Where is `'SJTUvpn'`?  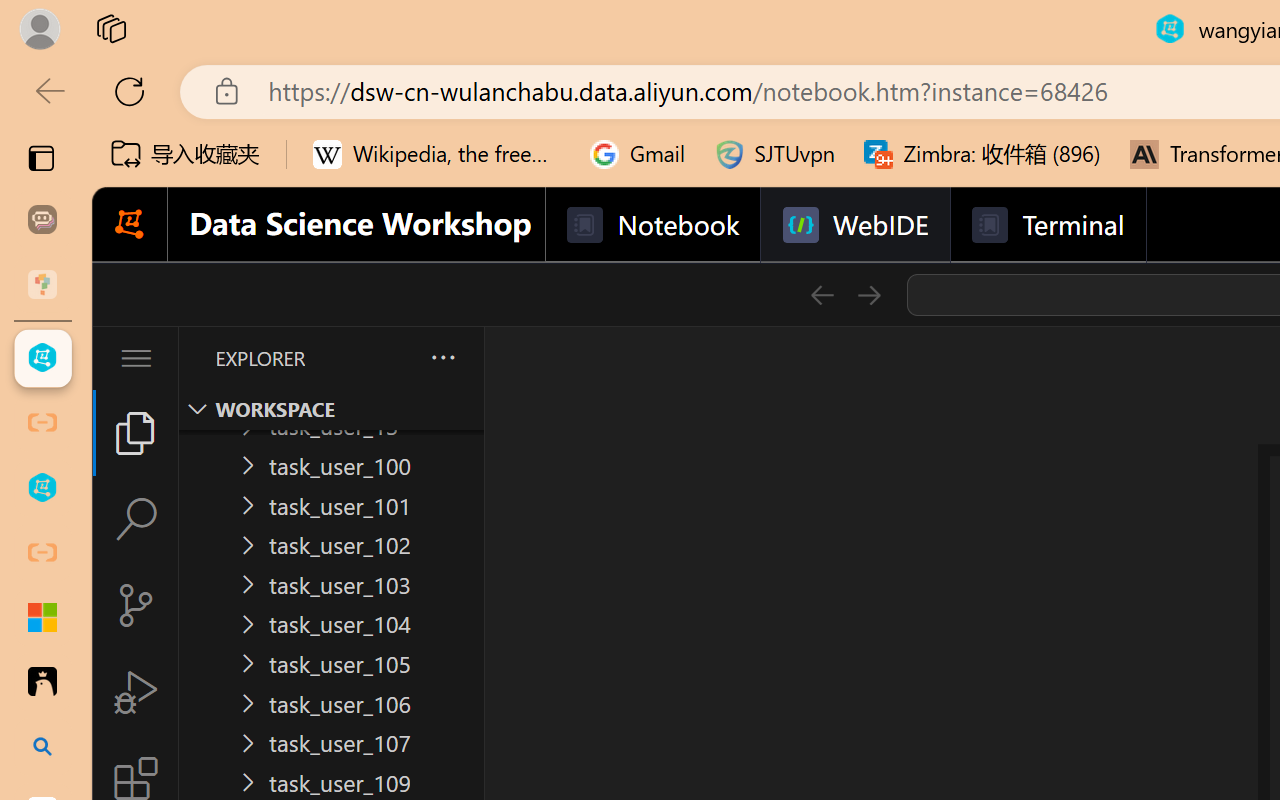
'SJTUvpn' is located at coordinates (773, 154).